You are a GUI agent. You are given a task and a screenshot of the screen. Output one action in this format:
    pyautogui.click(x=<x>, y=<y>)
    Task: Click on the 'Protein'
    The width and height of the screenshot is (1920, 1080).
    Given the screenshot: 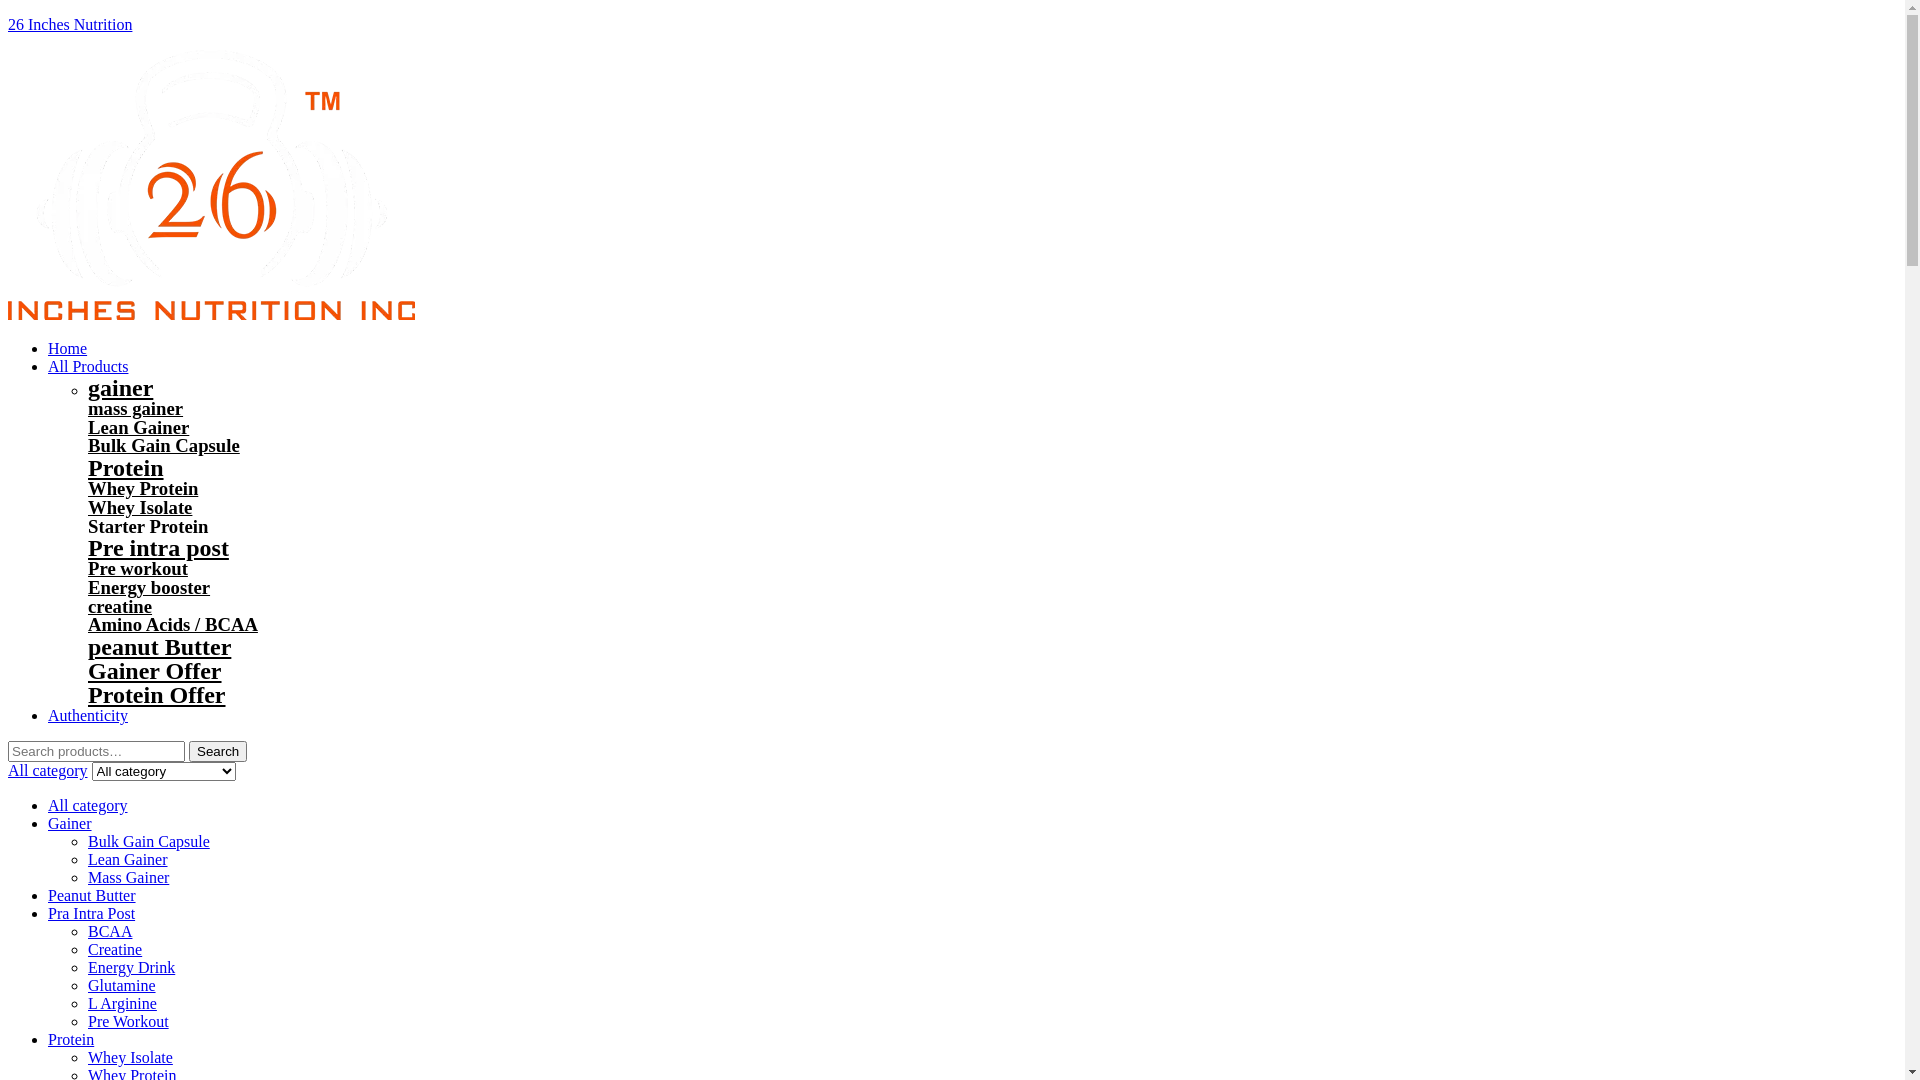 What is the action you would take?
    pyautogui.click(x=124, y=467)
    